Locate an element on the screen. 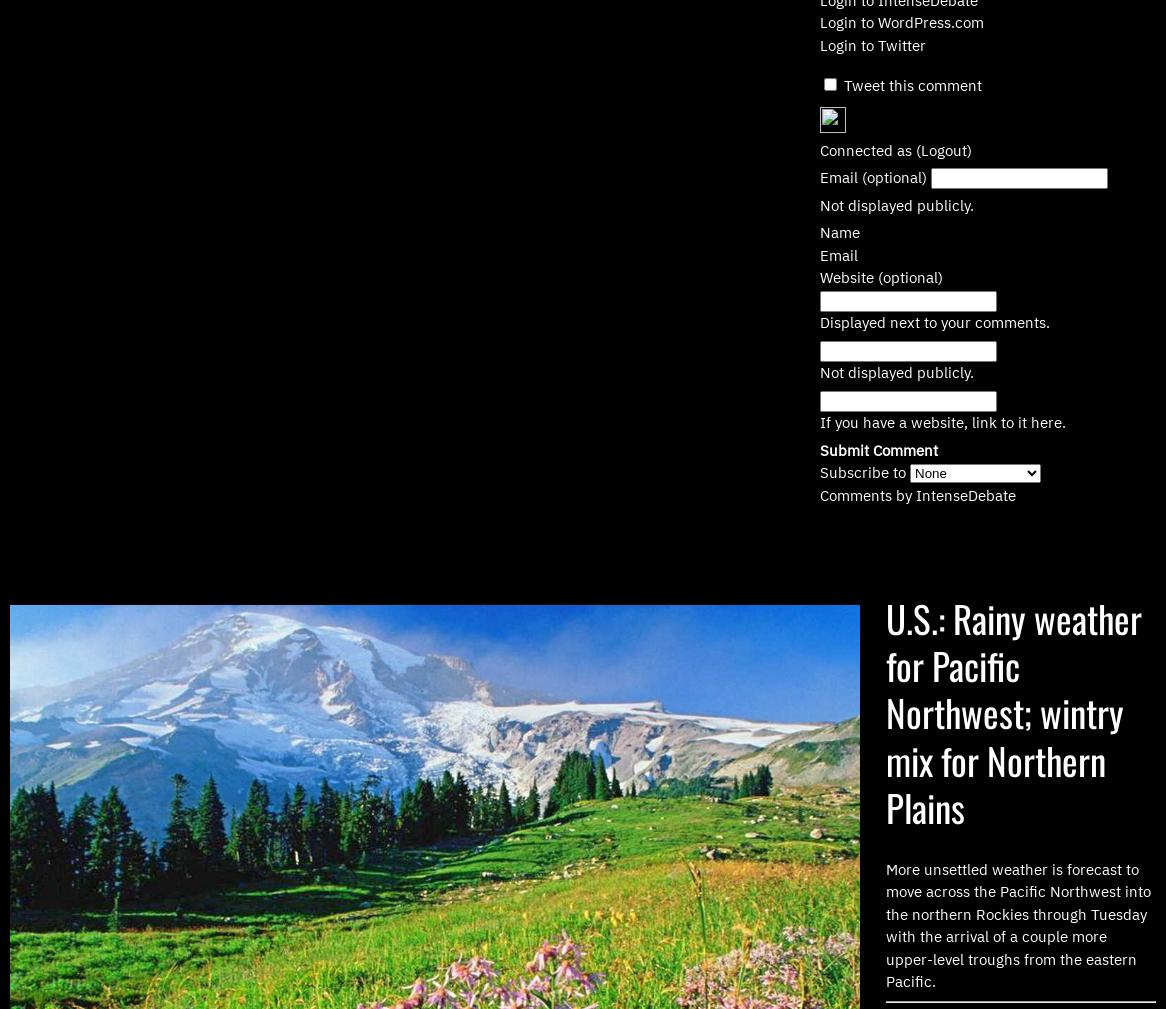 The image size is (1166, 1009). 'Login to WordPress.com' is located at coordinates (901, 21).